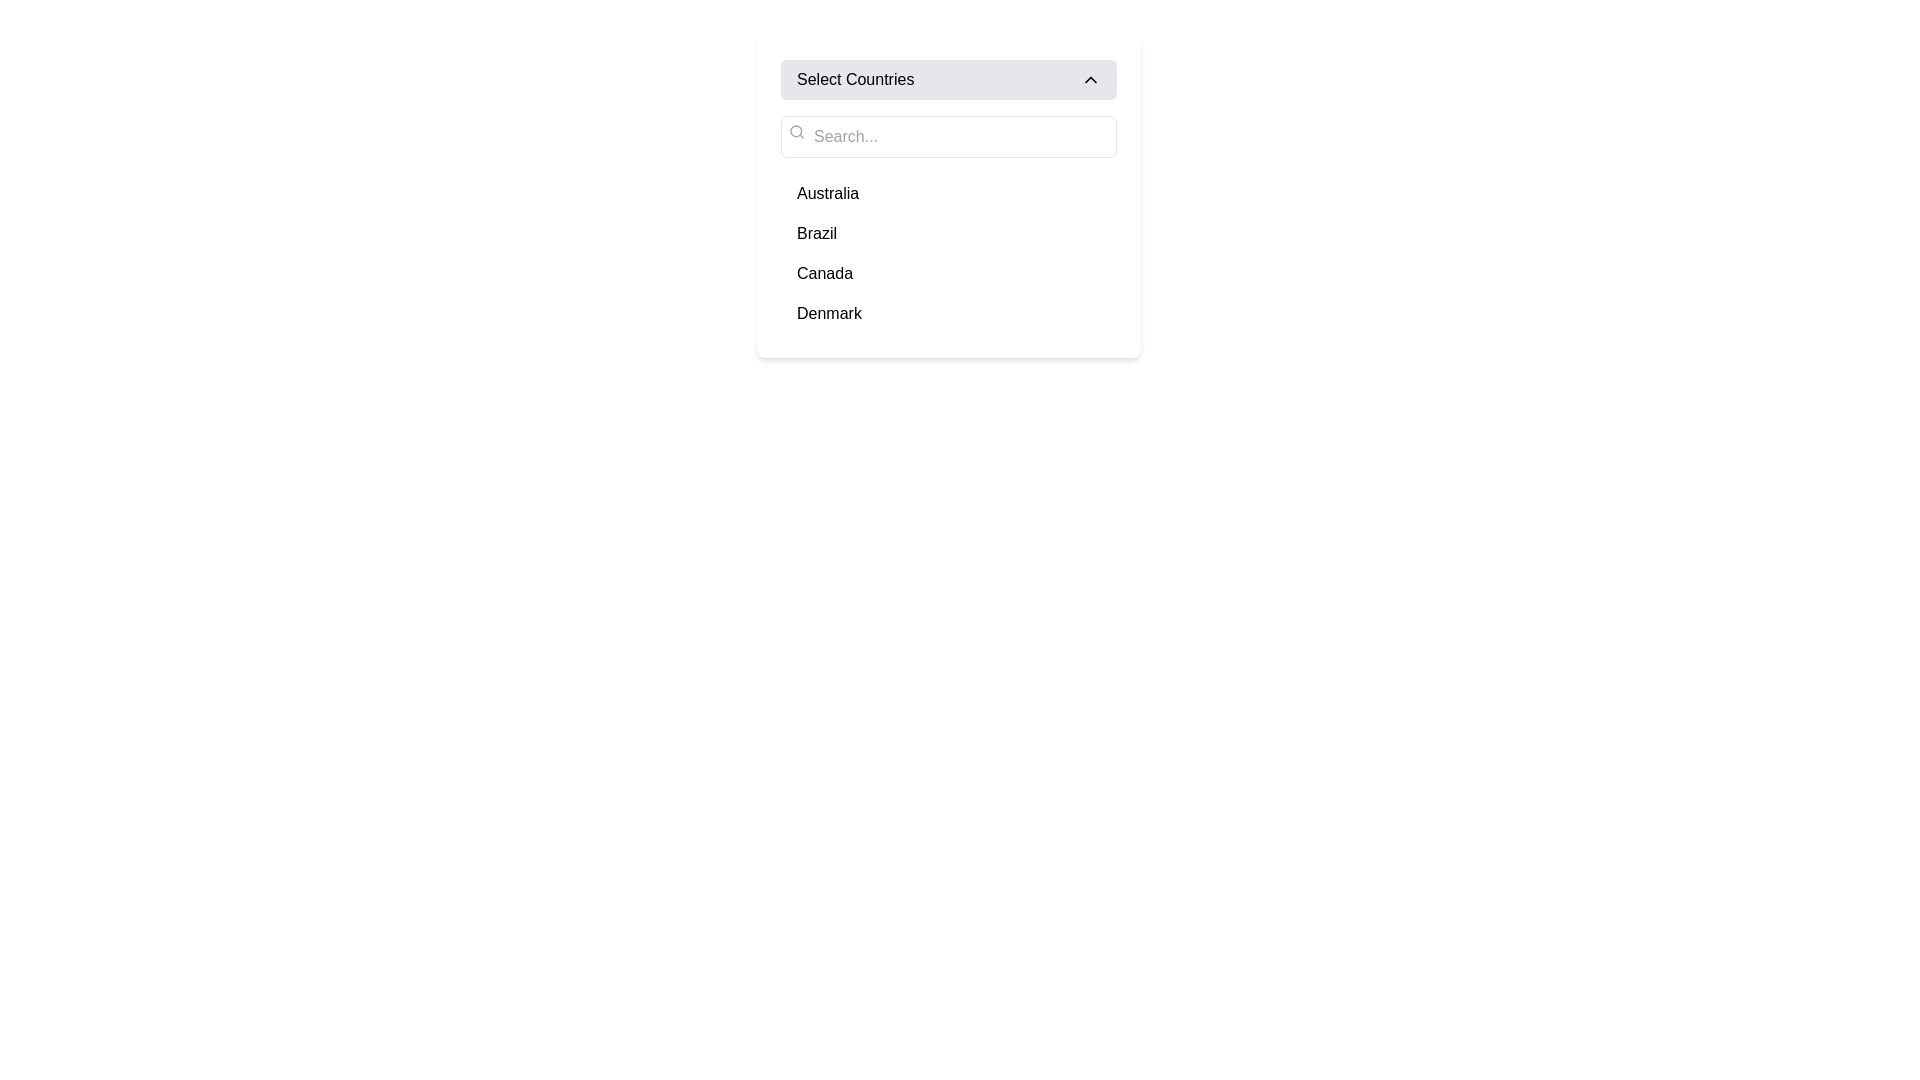 The image size is (1920, 1080). Describe the element at coordinates (948, 273) in the screenshot. I see `the list item representing the country 'Canada' in the dropdown menu labeled 'Select Countries'` at that location.